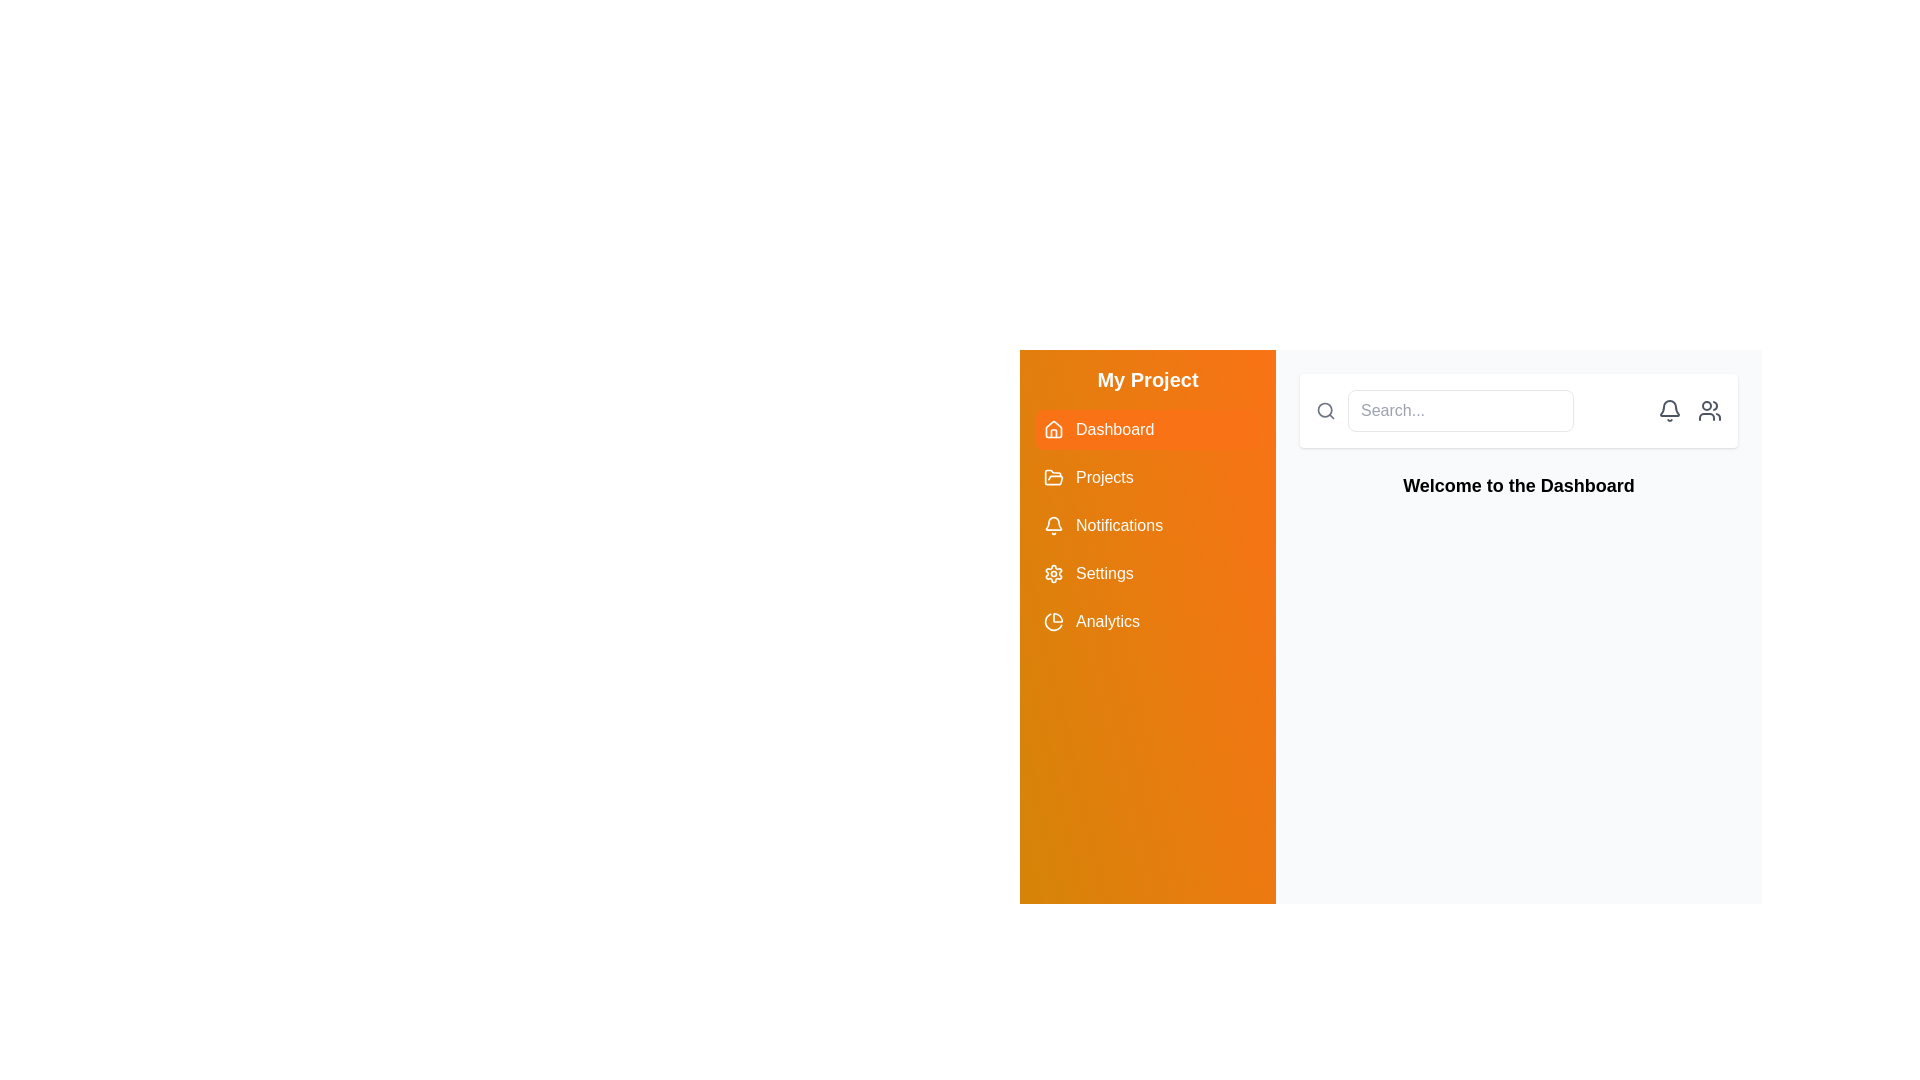 The image size is (1920, 1080). What do you see at coordinates (1325, 410) in the screenshot?
I see `the gray magnifying glass icon to focus the adjacent search field` at bounding box center [1325, 410].